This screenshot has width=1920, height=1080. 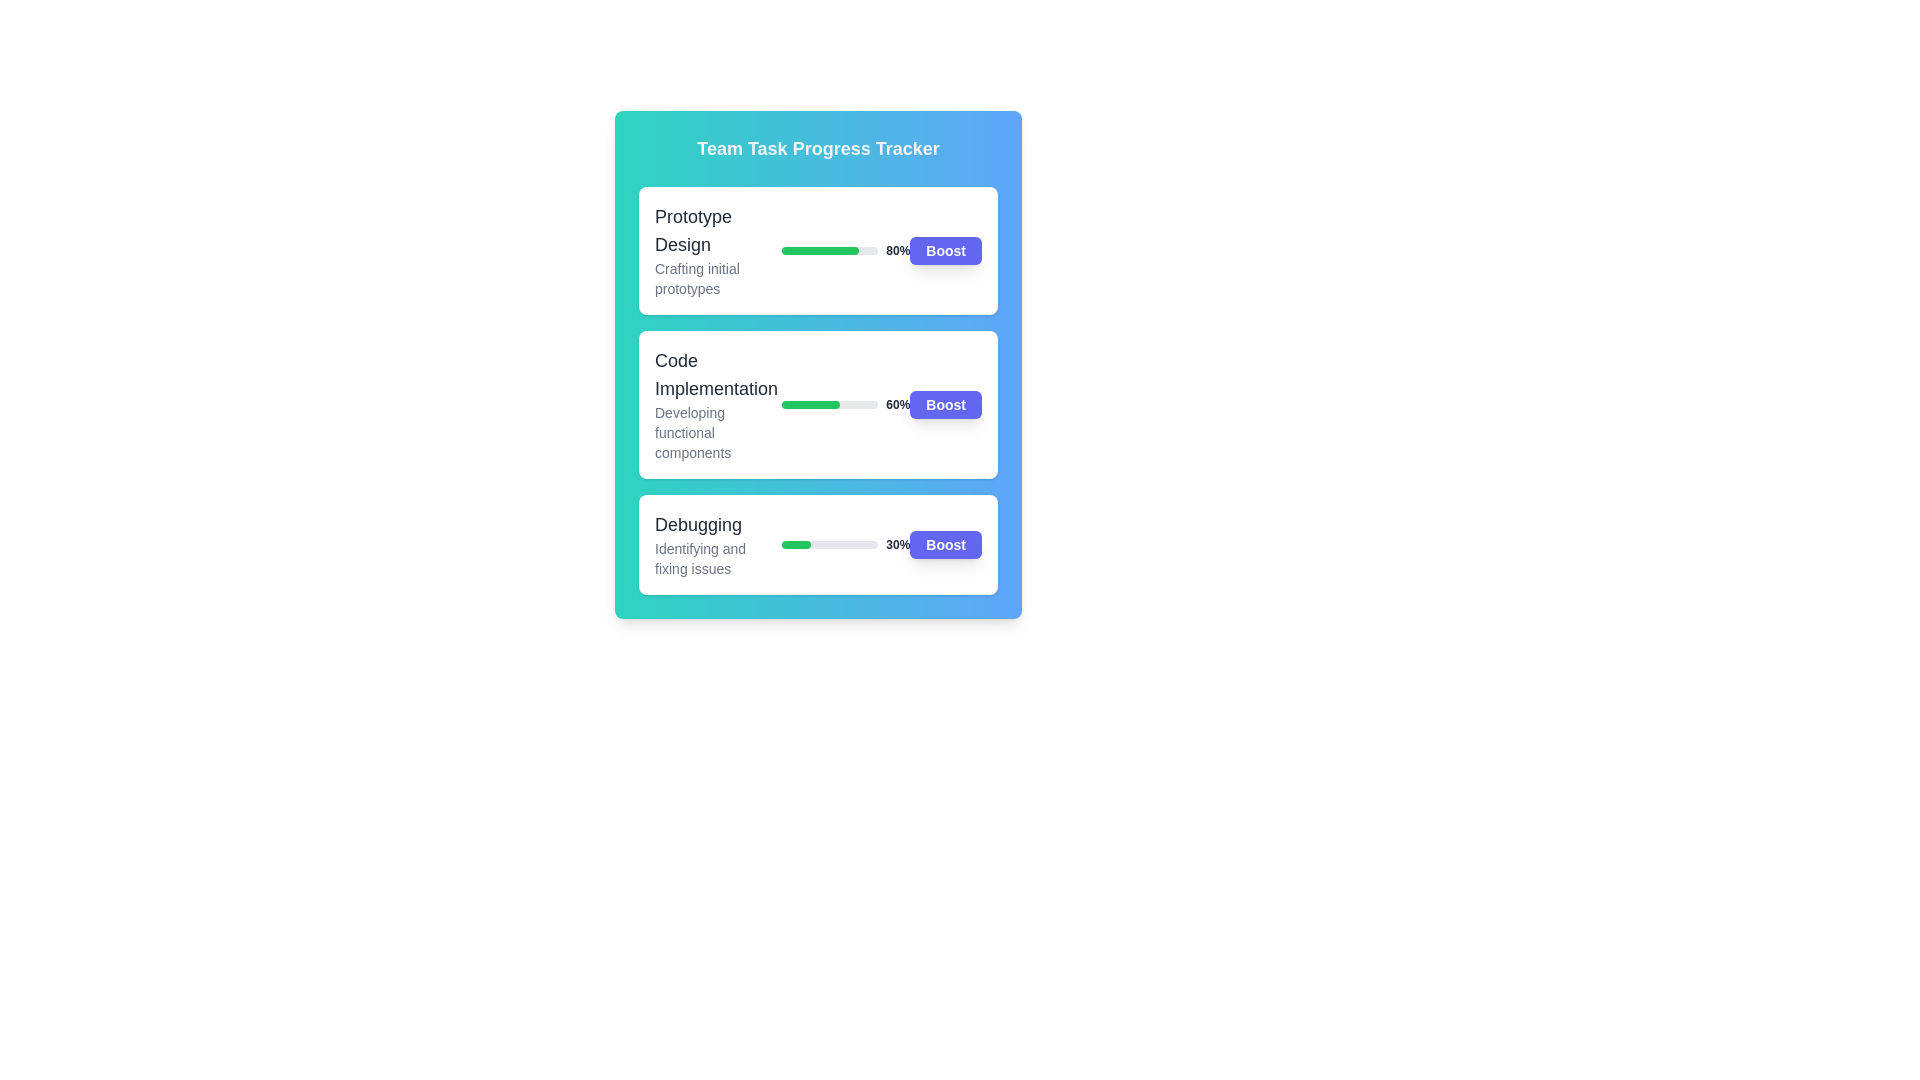 I want to click on the progress bar that visually represents 60% task completion, located below the 'Code Implementation' heading and above the percentage text, so click(x=830, y=405).